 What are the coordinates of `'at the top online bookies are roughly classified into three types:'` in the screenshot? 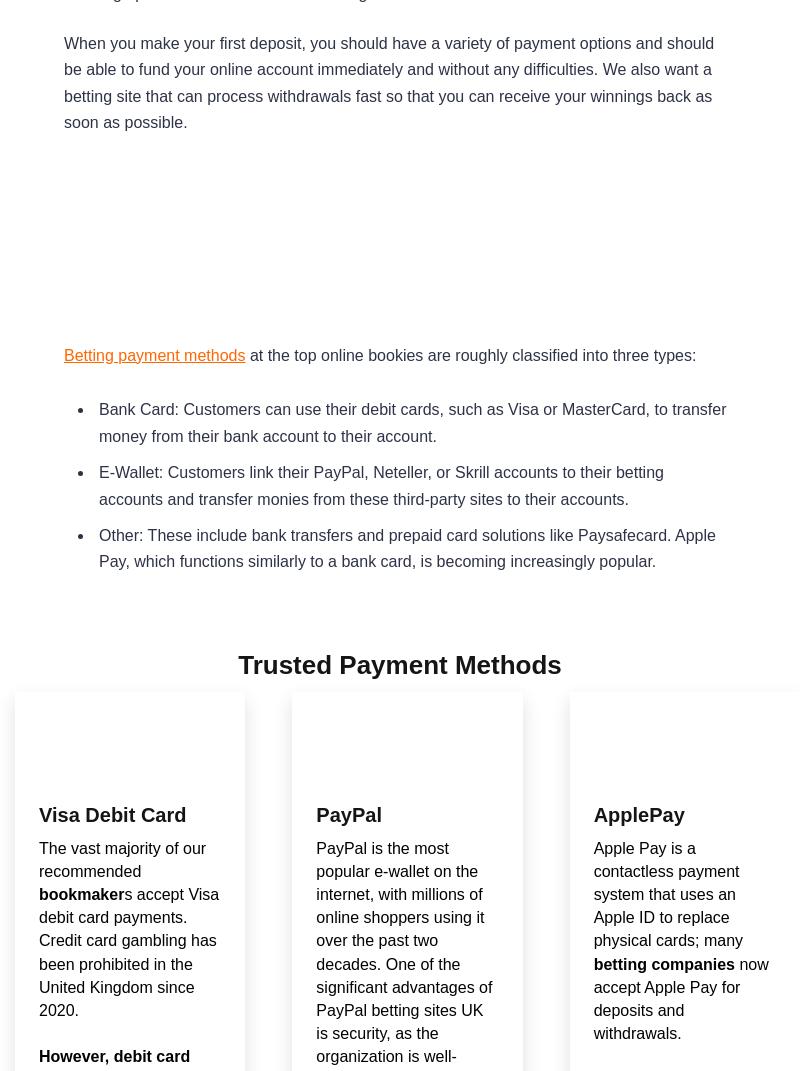 It's located at (470, 353).